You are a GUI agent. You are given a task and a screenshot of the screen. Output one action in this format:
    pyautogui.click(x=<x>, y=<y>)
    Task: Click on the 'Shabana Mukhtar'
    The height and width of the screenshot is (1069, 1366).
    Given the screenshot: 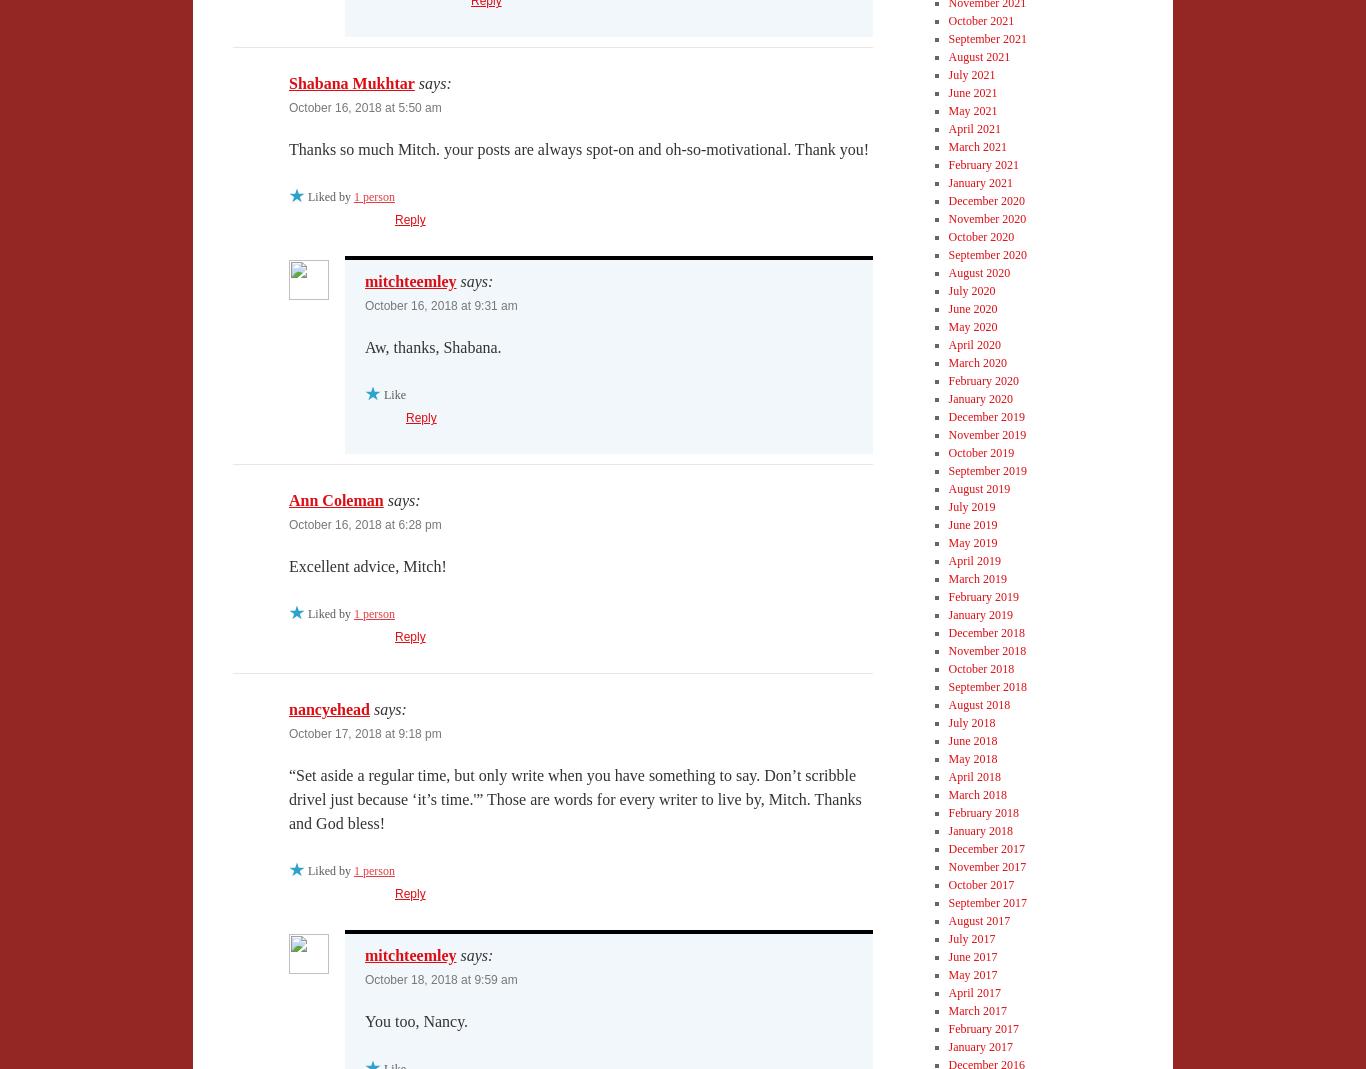 What is the action you would take?
    pyautogui.click(x=350, y=82)
    